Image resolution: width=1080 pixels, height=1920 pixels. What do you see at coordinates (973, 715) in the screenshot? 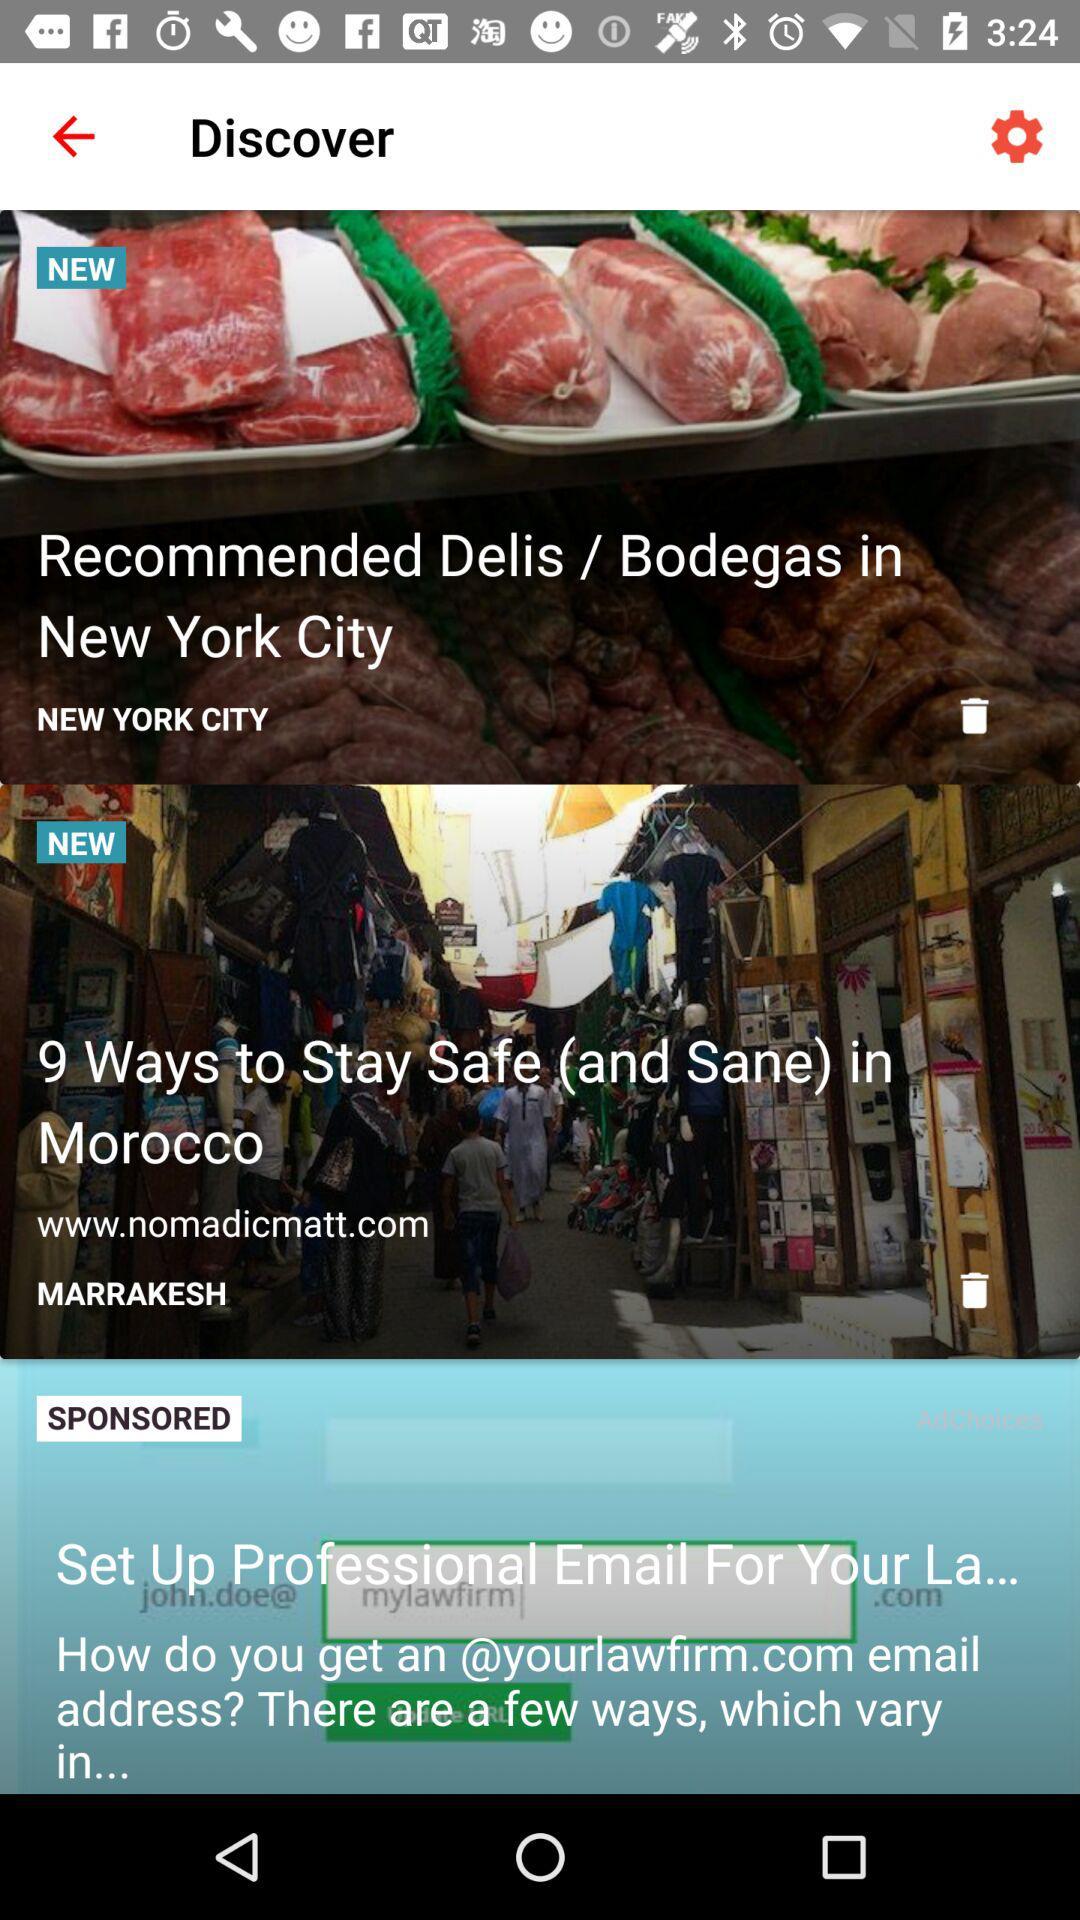
I see `delete option` at bounding box center [973, 715].